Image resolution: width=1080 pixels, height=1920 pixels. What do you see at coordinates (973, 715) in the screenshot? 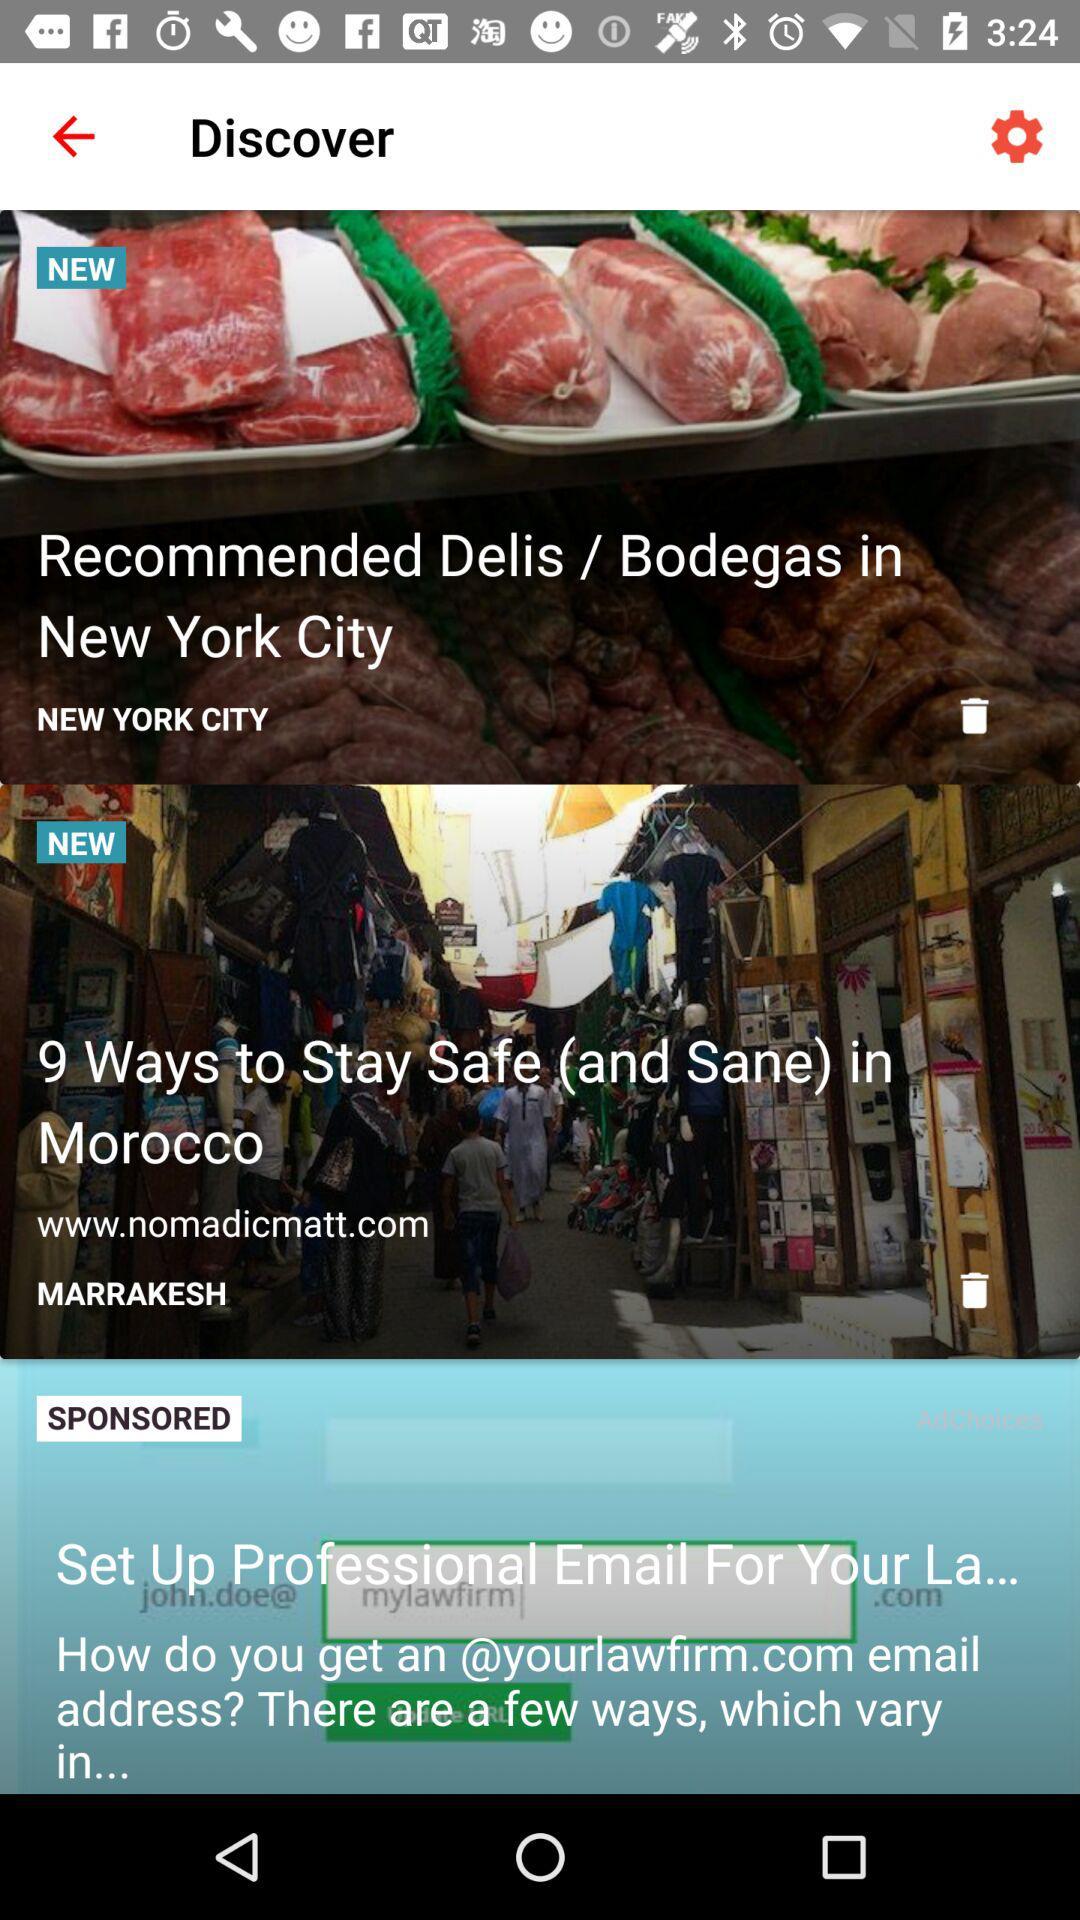
I see `delete option` at bounding box center [973, 715].